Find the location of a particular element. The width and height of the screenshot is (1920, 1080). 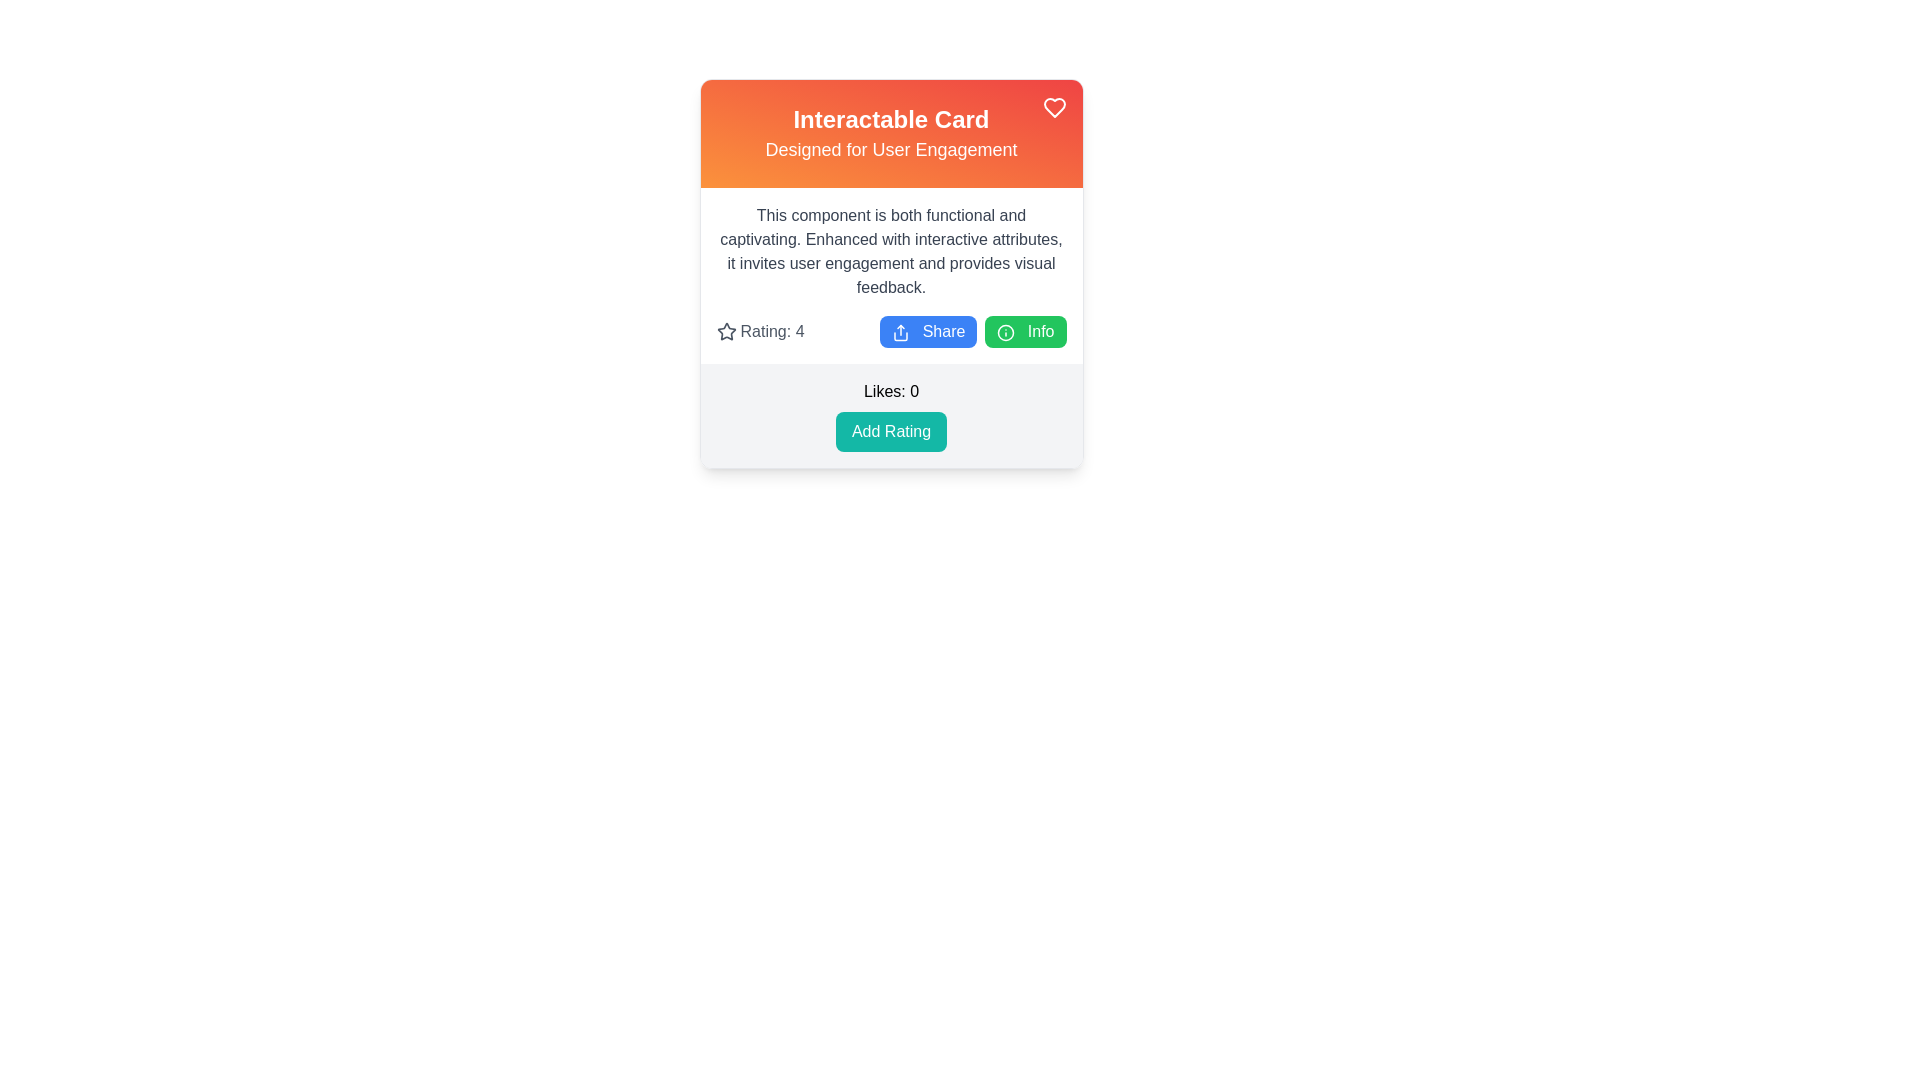

the circular outline of the 'Info' icon, which is positioned at the rightmost end of a horizontal row of buttons including 'Rating', 'Share', and 'Info' is located at coordinates (1006, 331).